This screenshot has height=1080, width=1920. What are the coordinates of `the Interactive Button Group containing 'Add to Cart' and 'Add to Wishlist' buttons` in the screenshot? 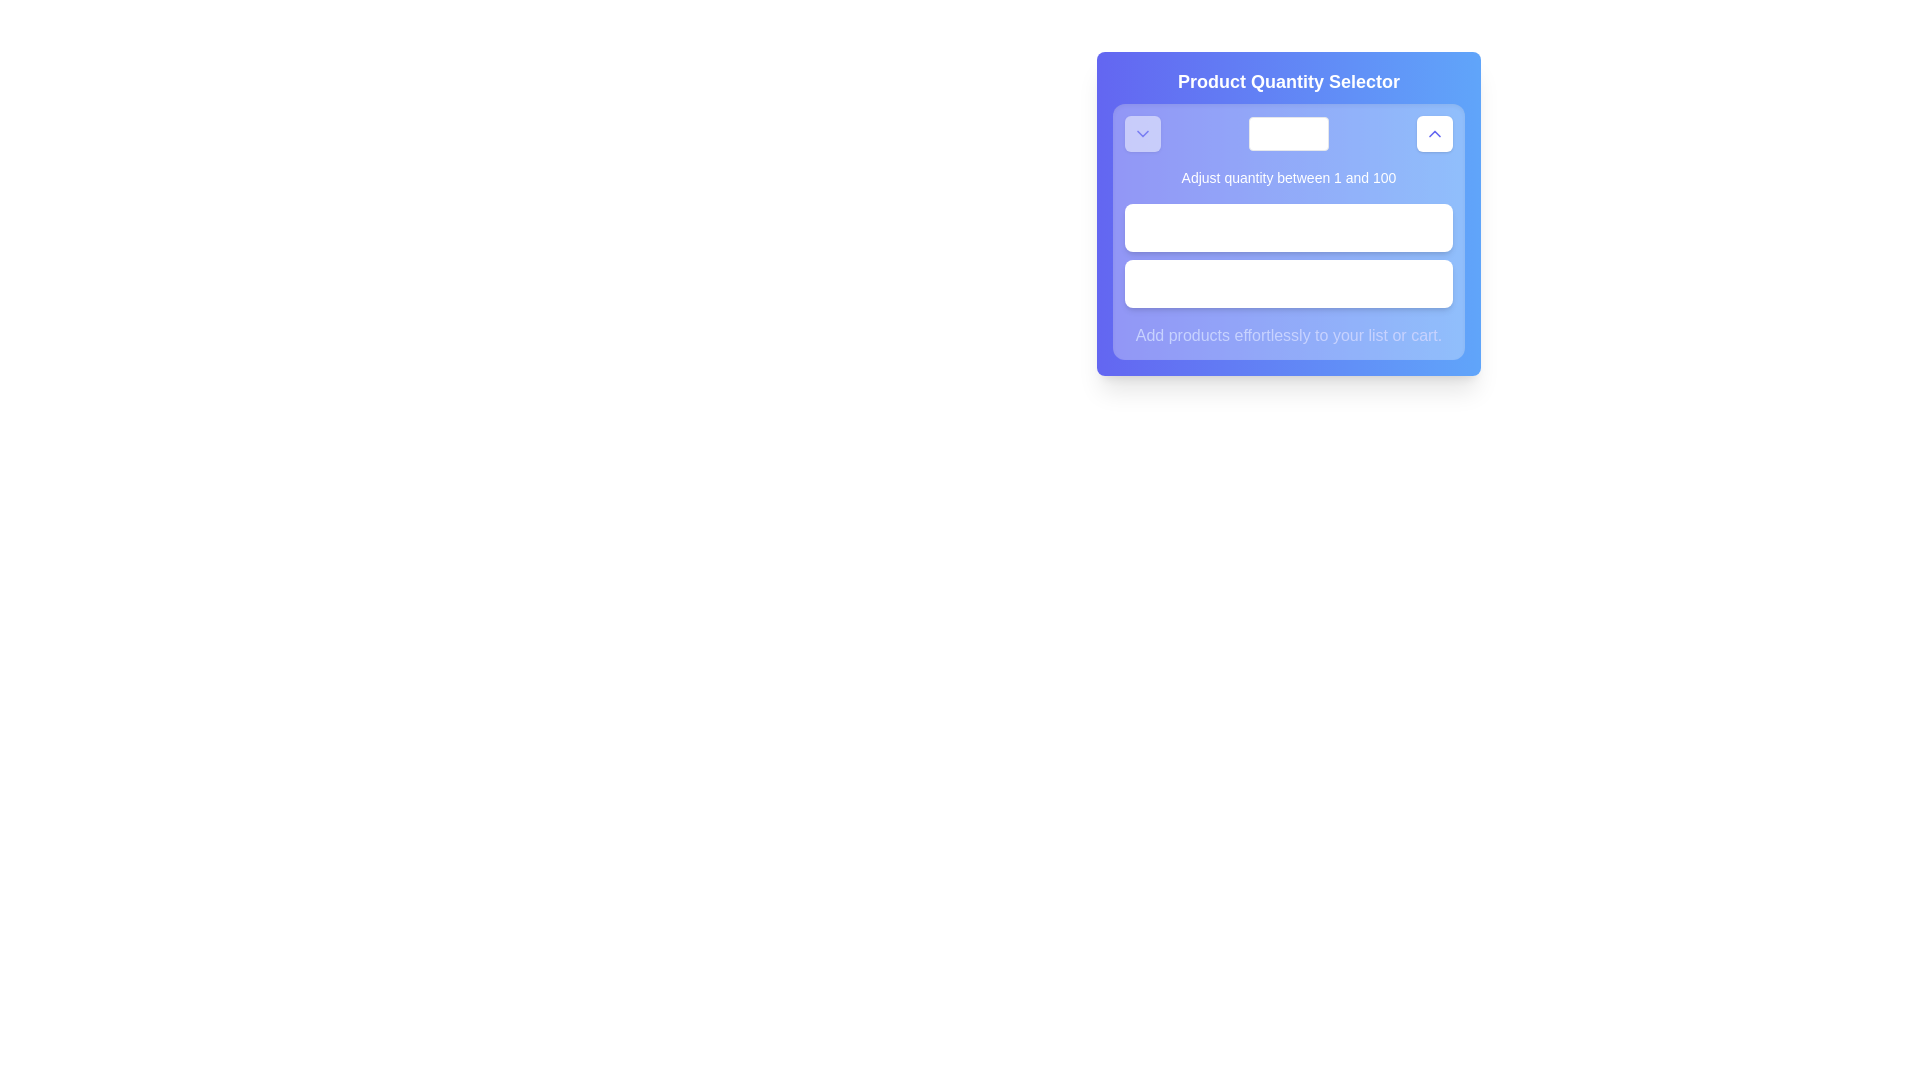 It's located at (1289, 254).